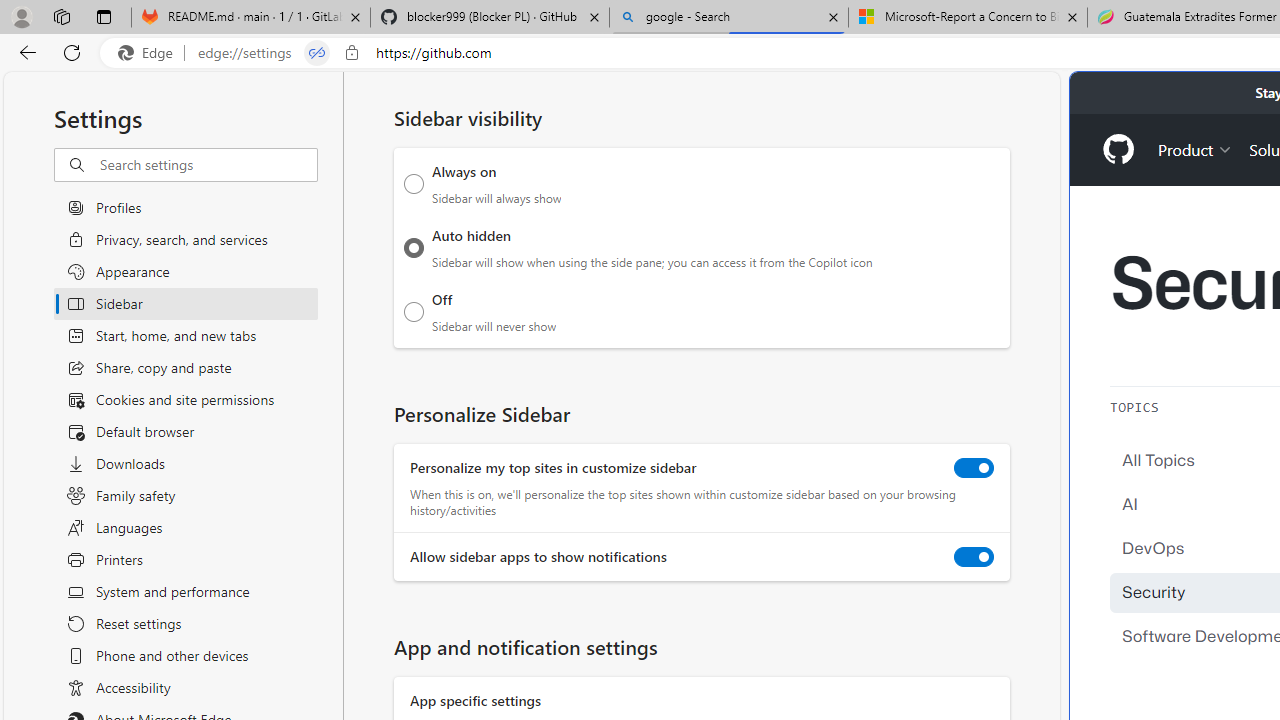  I want to click on 'Tabs in split screen', so click(316, 52).